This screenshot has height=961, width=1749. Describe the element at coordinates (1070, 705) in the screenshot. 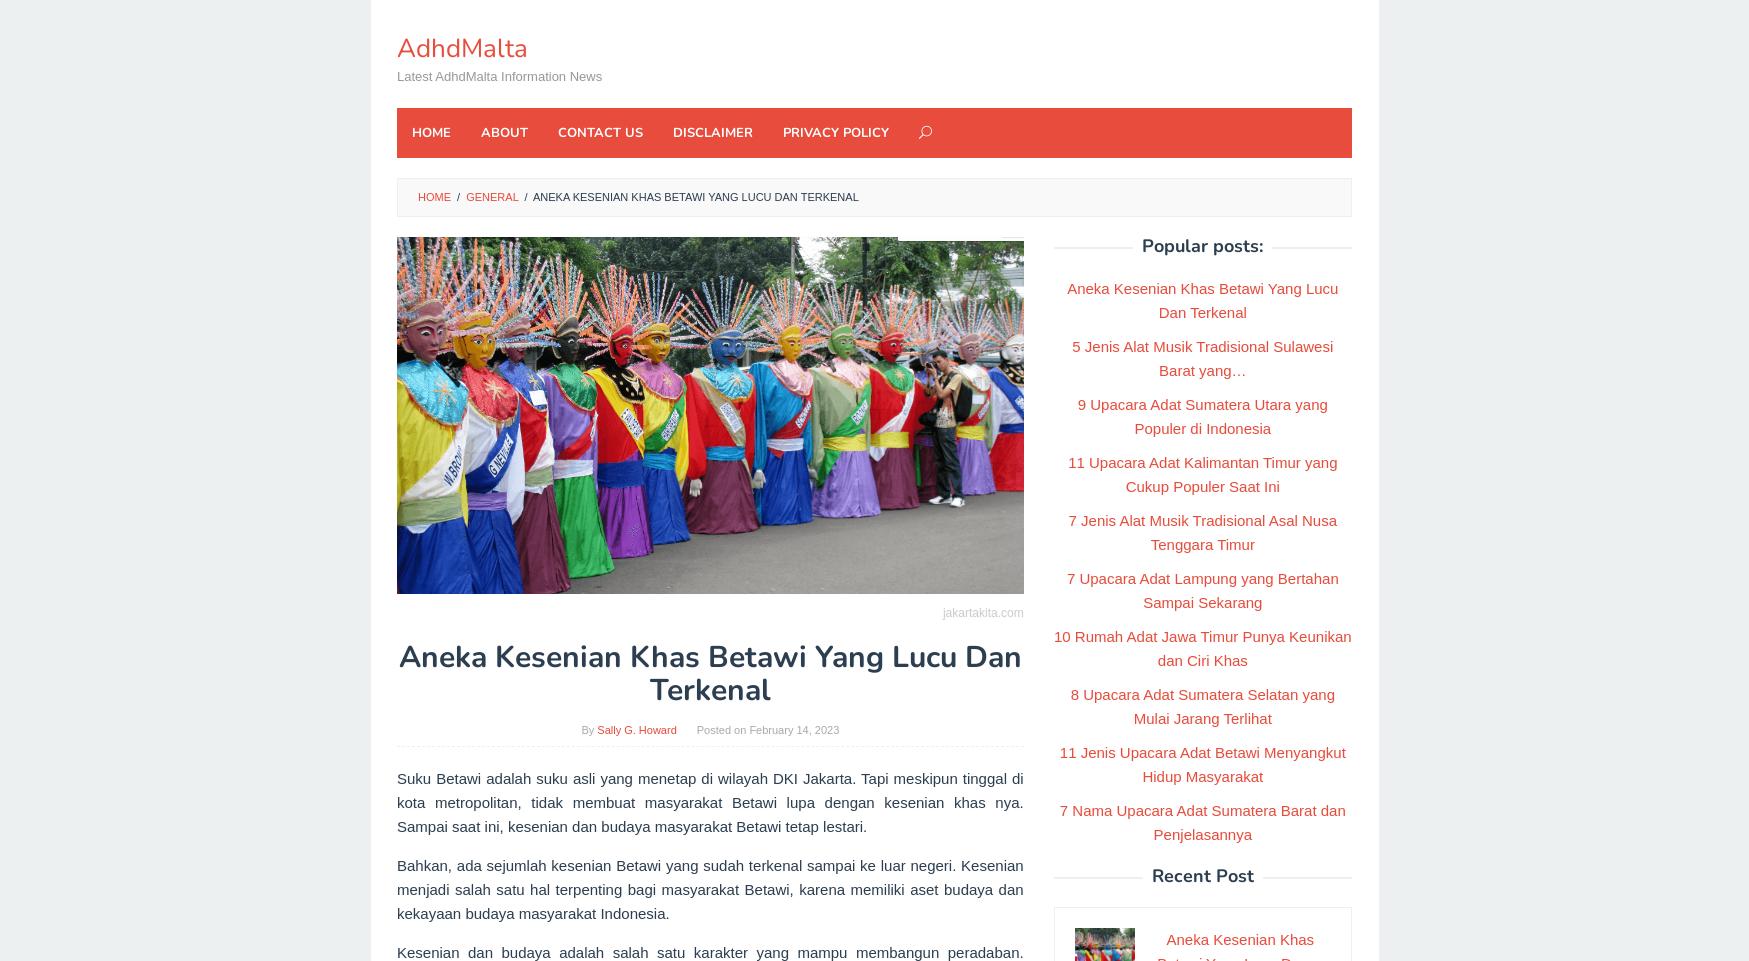

I see `'8 Upacara Adat Sumatera Selatan yang Mulai Jarang Terlihat'` at that location.